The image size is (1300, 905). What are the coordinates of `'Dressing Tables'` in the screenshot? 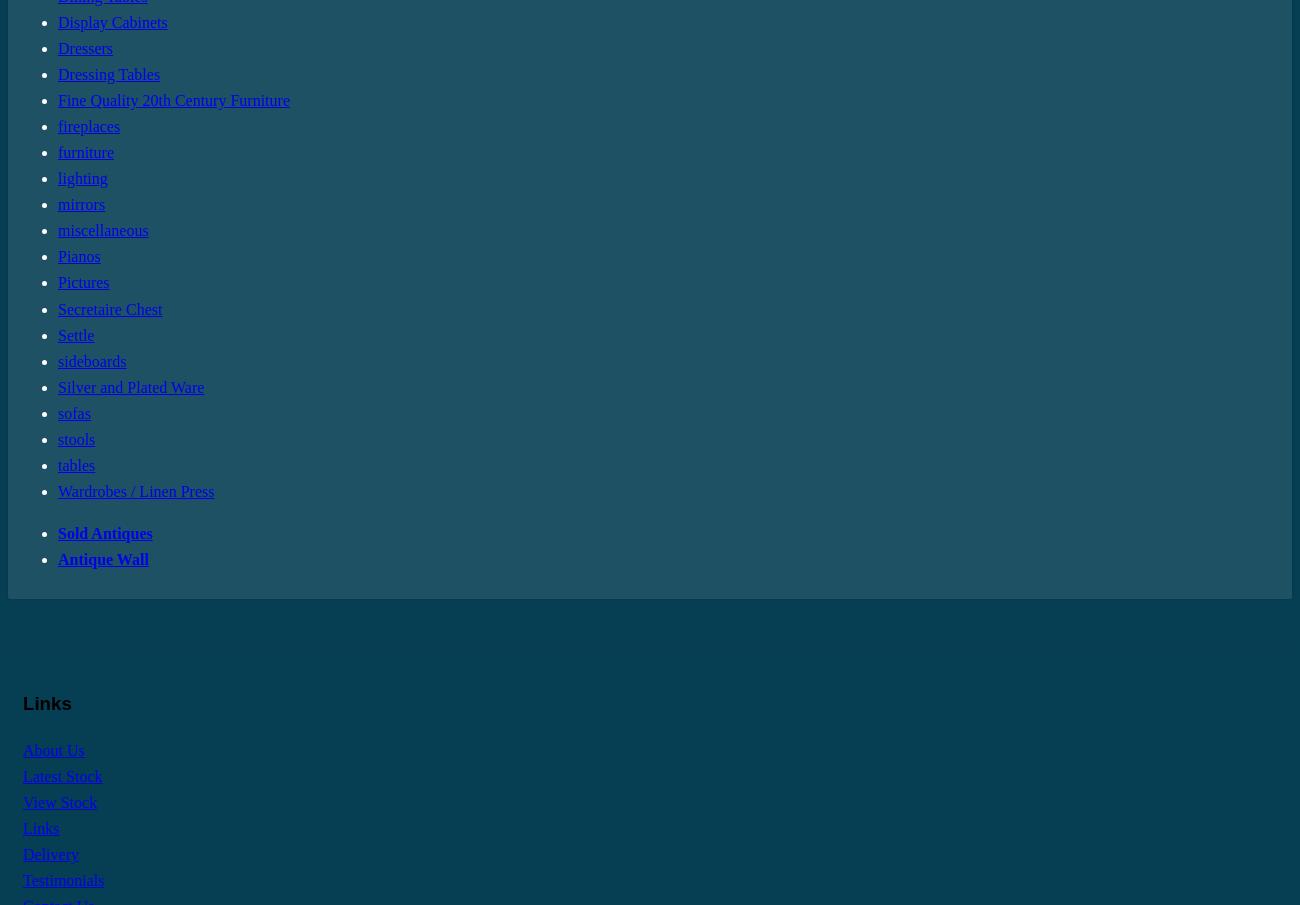 It's located at (108, 74).